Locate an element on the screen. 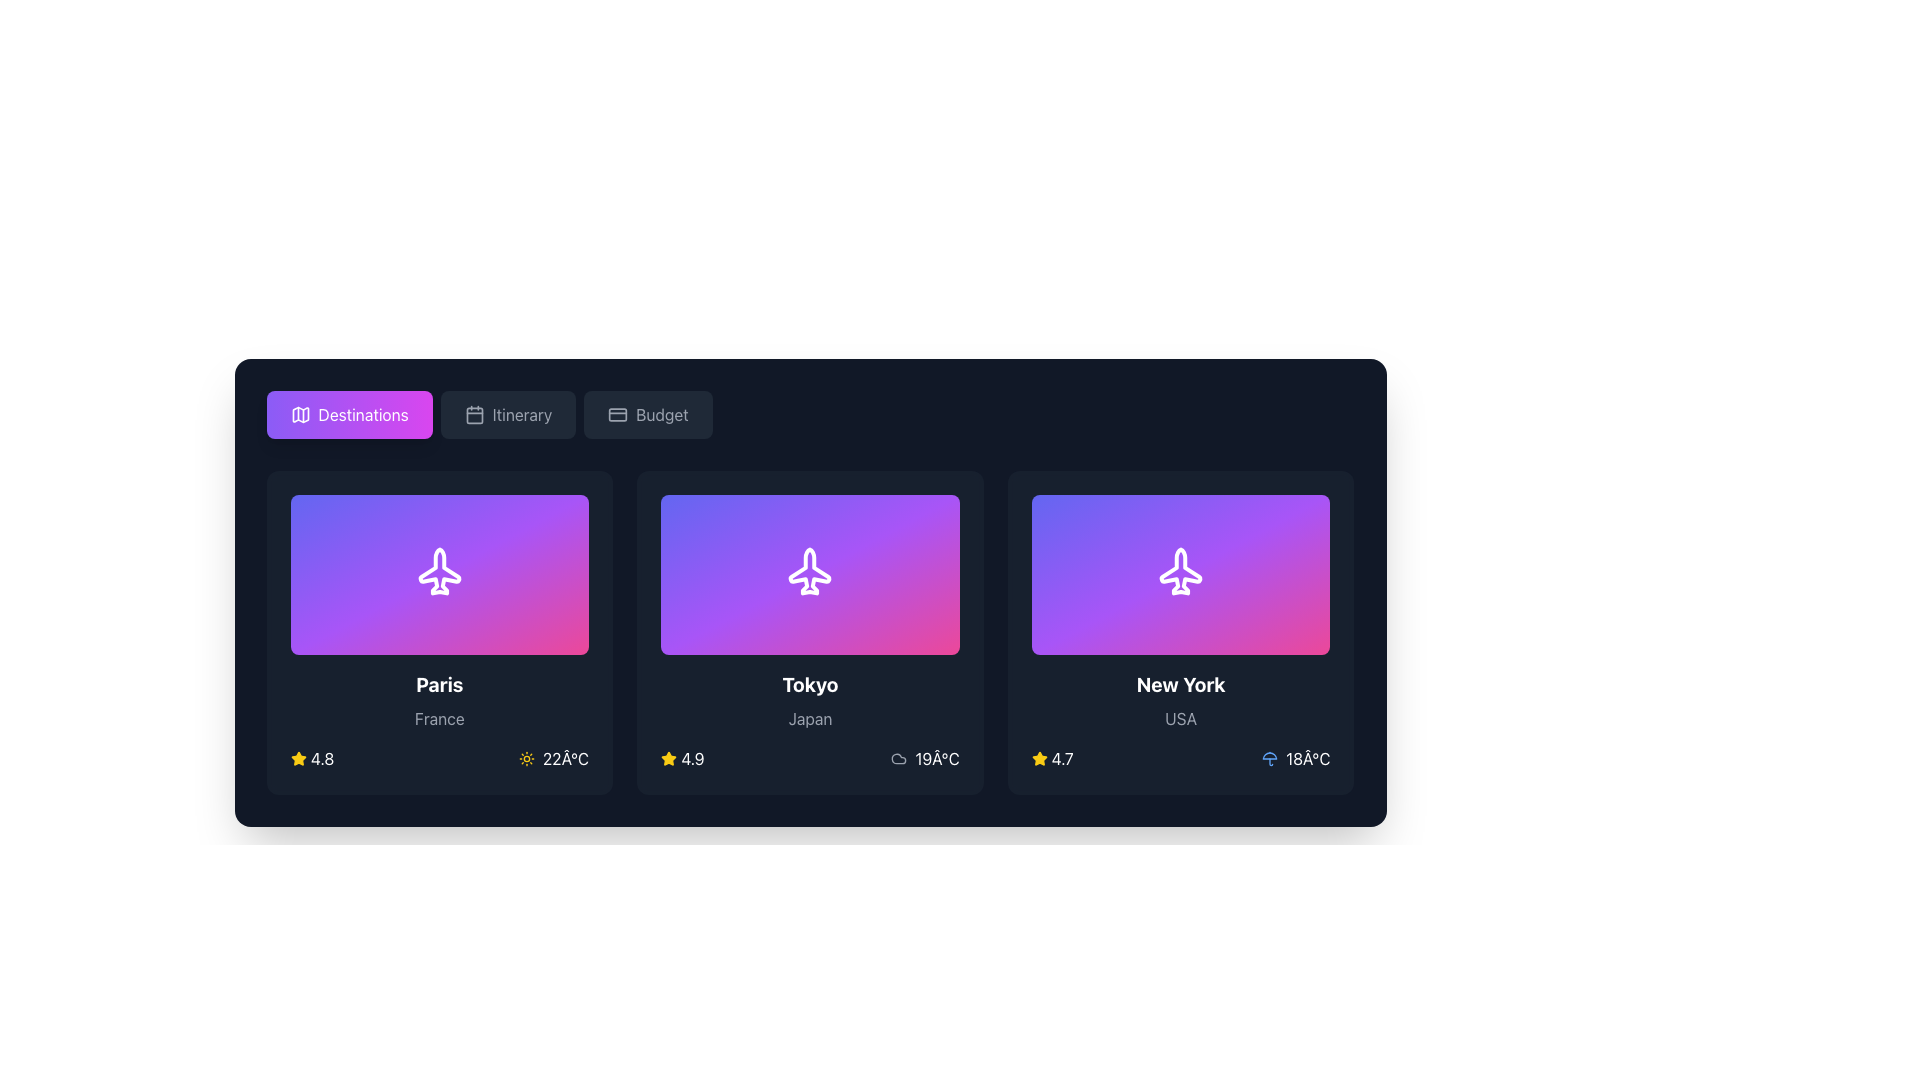  the static text label that displays the country associated with the city 'Paris', located below the title 'Paris' and above the temperature information is located at coordinates (438, 717).